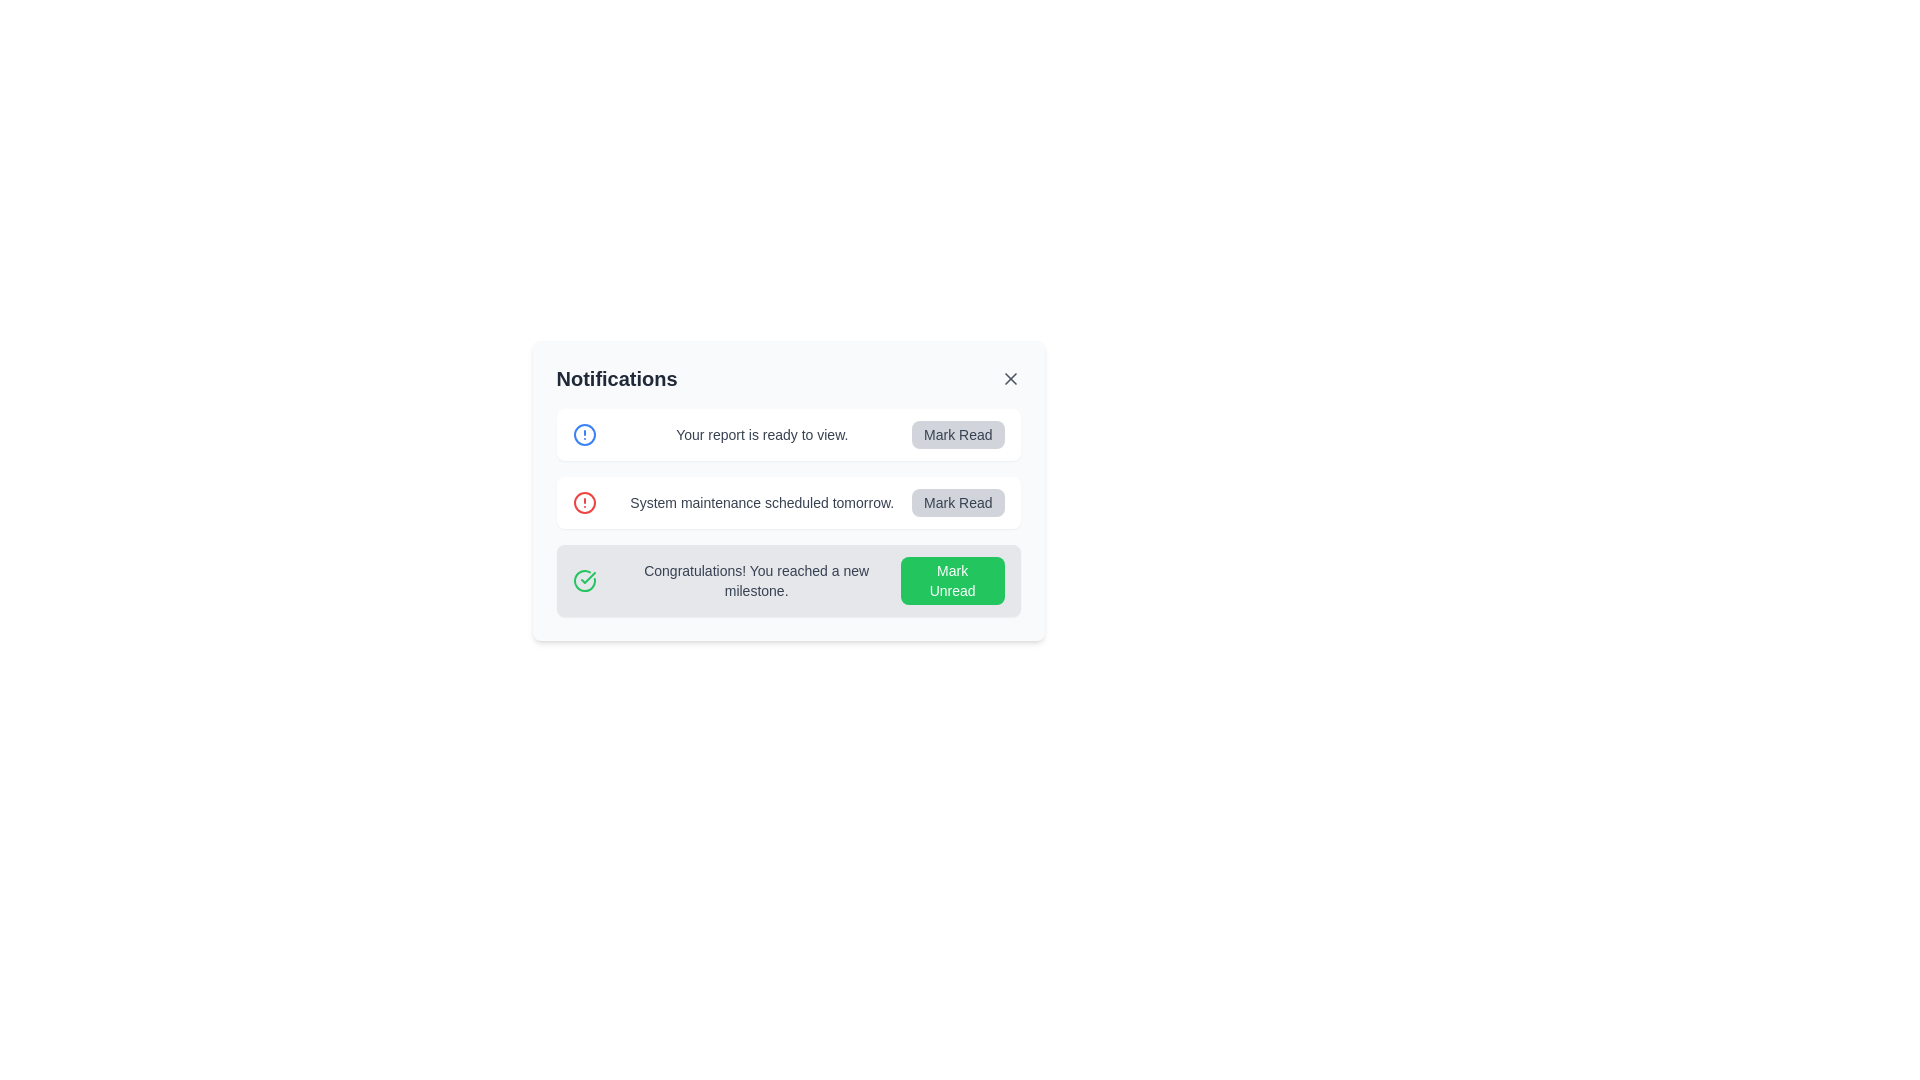 The height and width of the screenshot is (1080, 1920). Describe the element at coordinates (755, 581) in the screenshot. I see `the congratulatory message text that is part of the notification system, located in the center area of the notification card` at that location.